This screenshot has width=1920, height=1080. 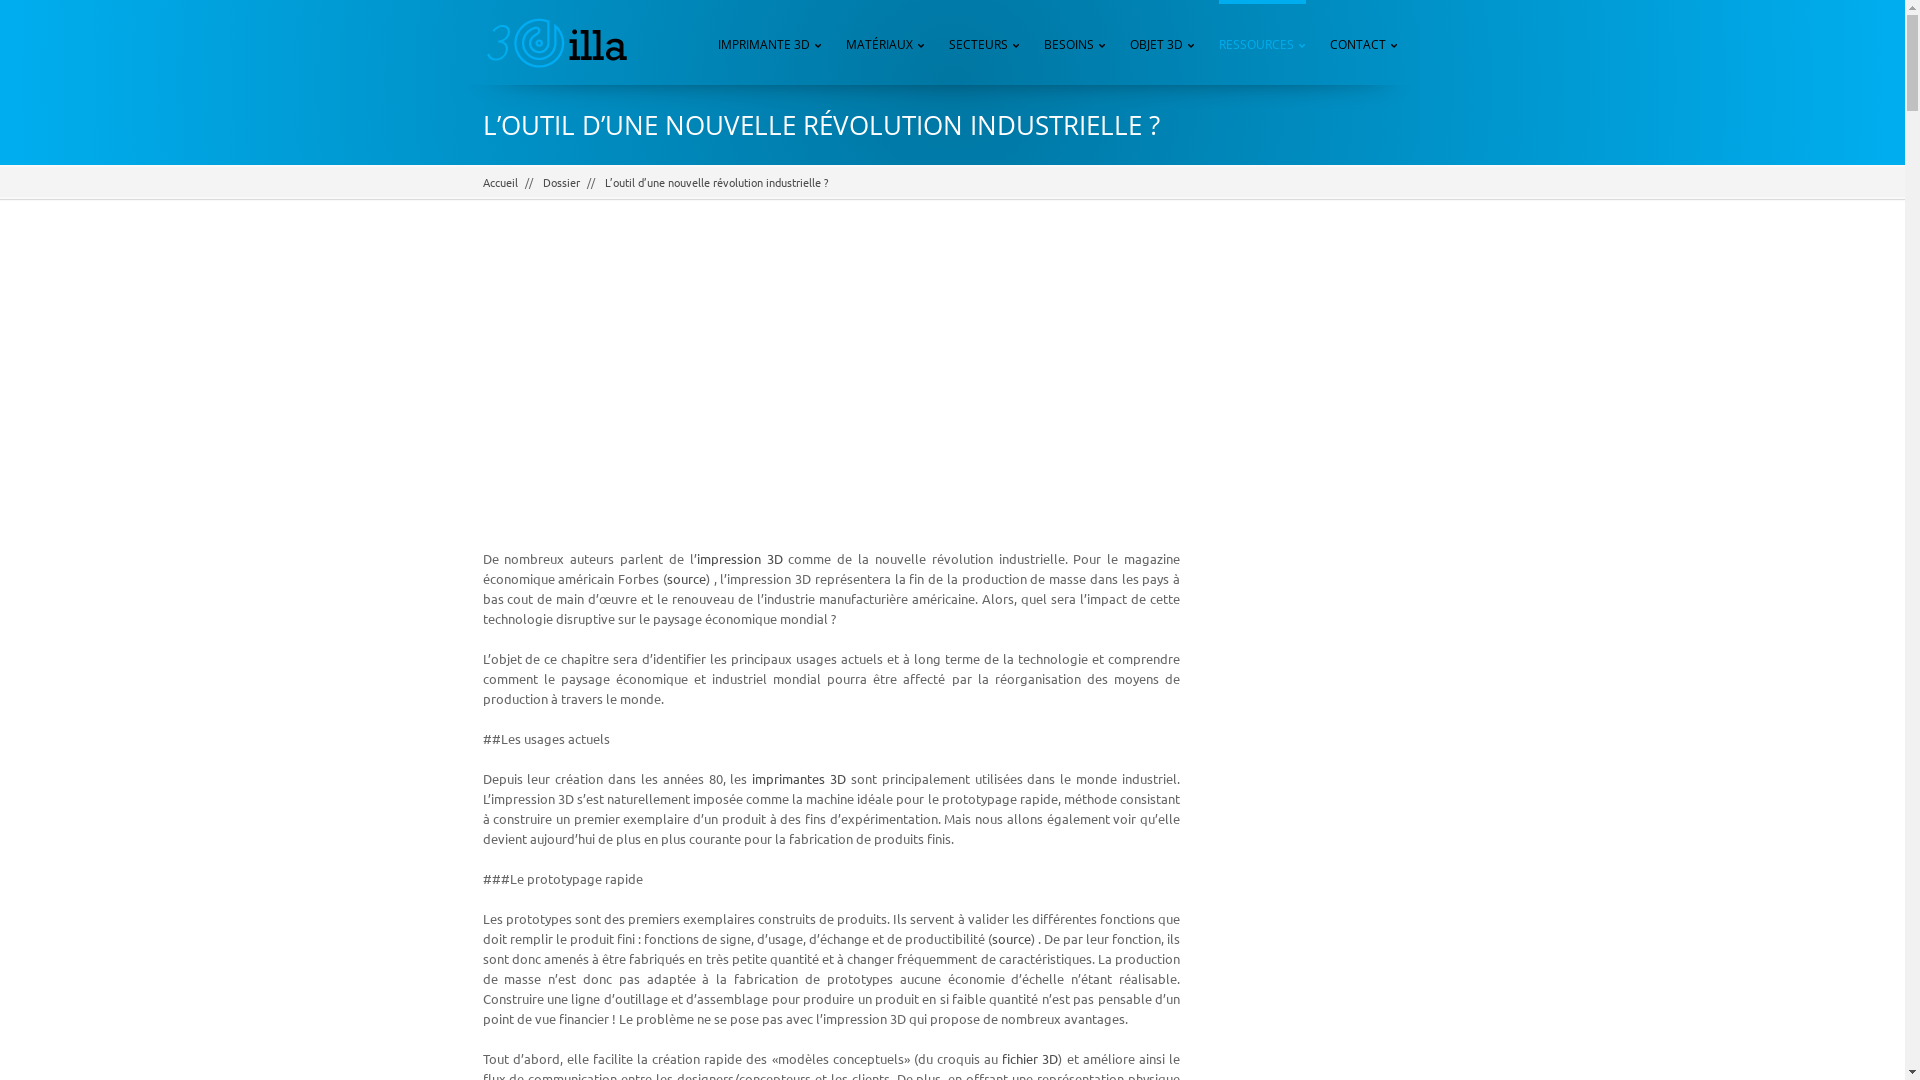 I want to click on 'BESOINS', so click(x=1042, y=42).